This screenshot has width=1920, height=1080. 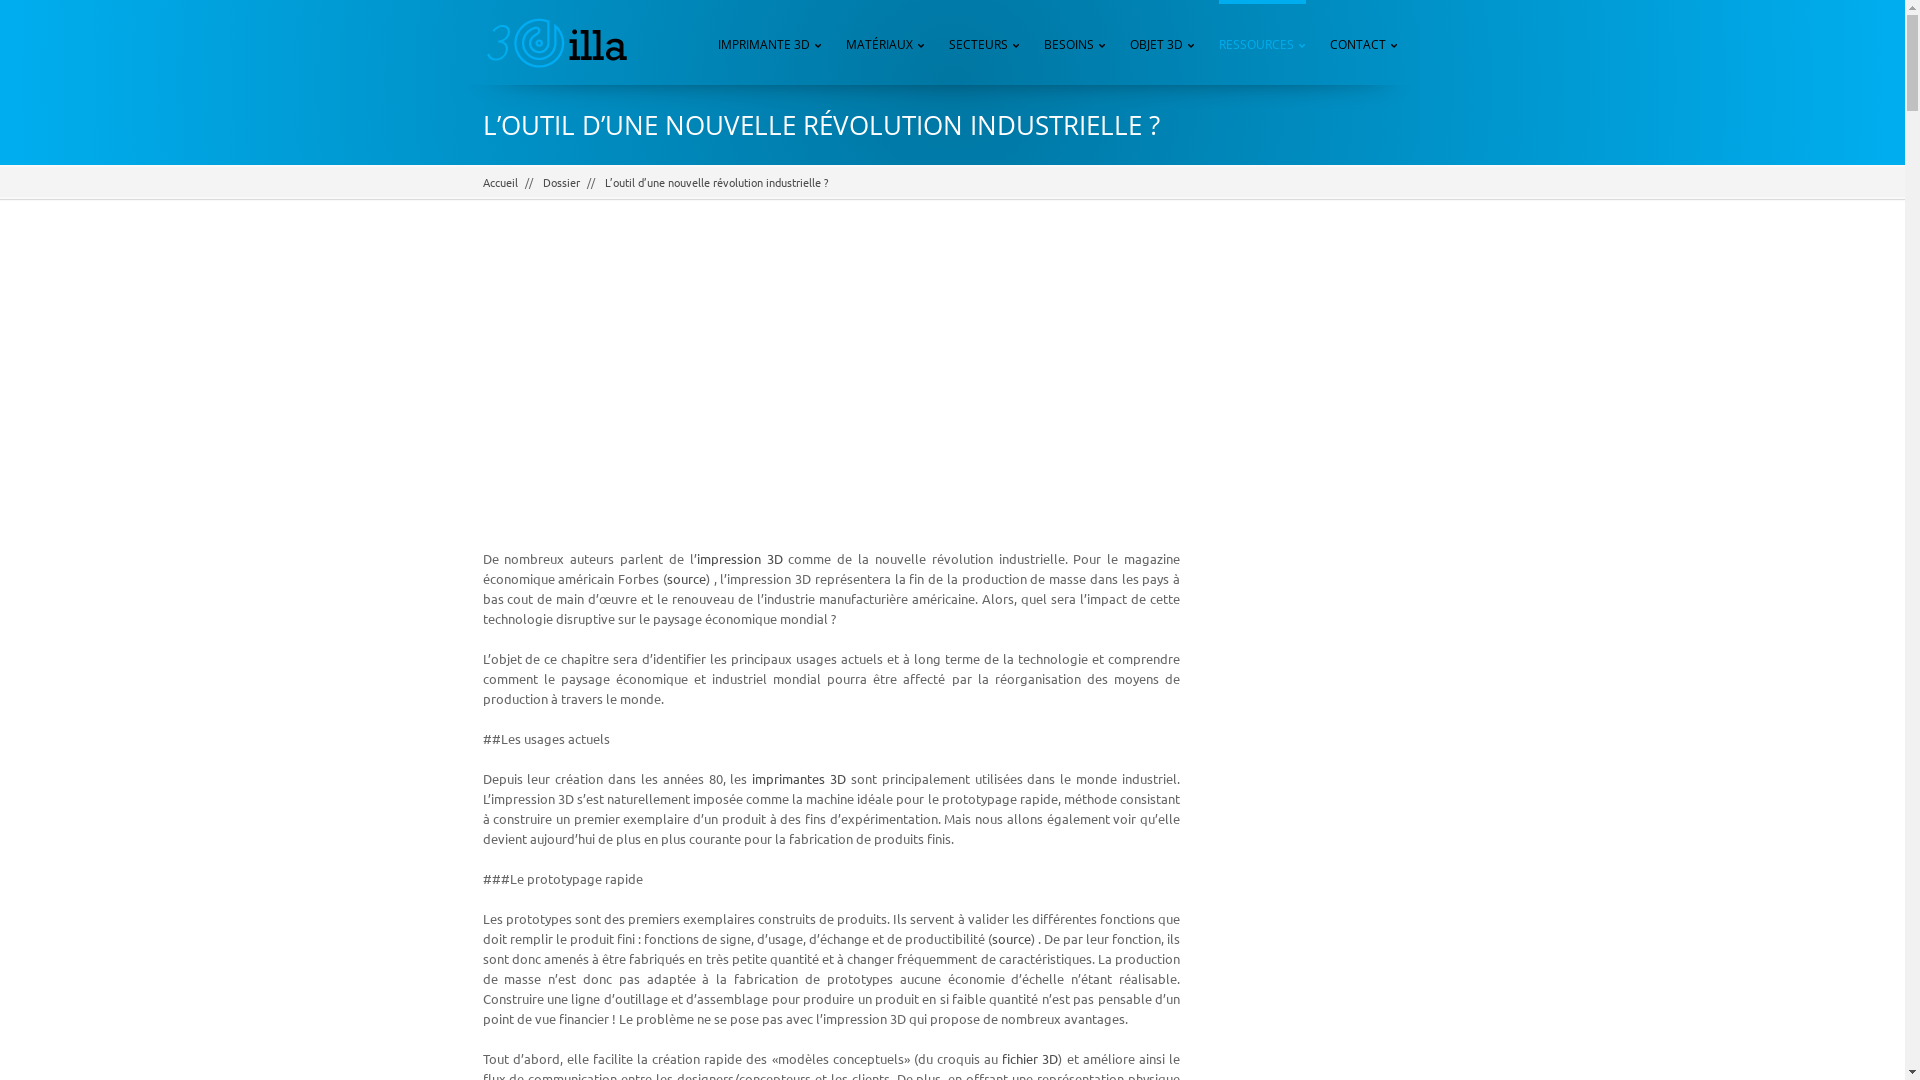 I want to click on 'BESOINS', so click(x=1042, y=42).